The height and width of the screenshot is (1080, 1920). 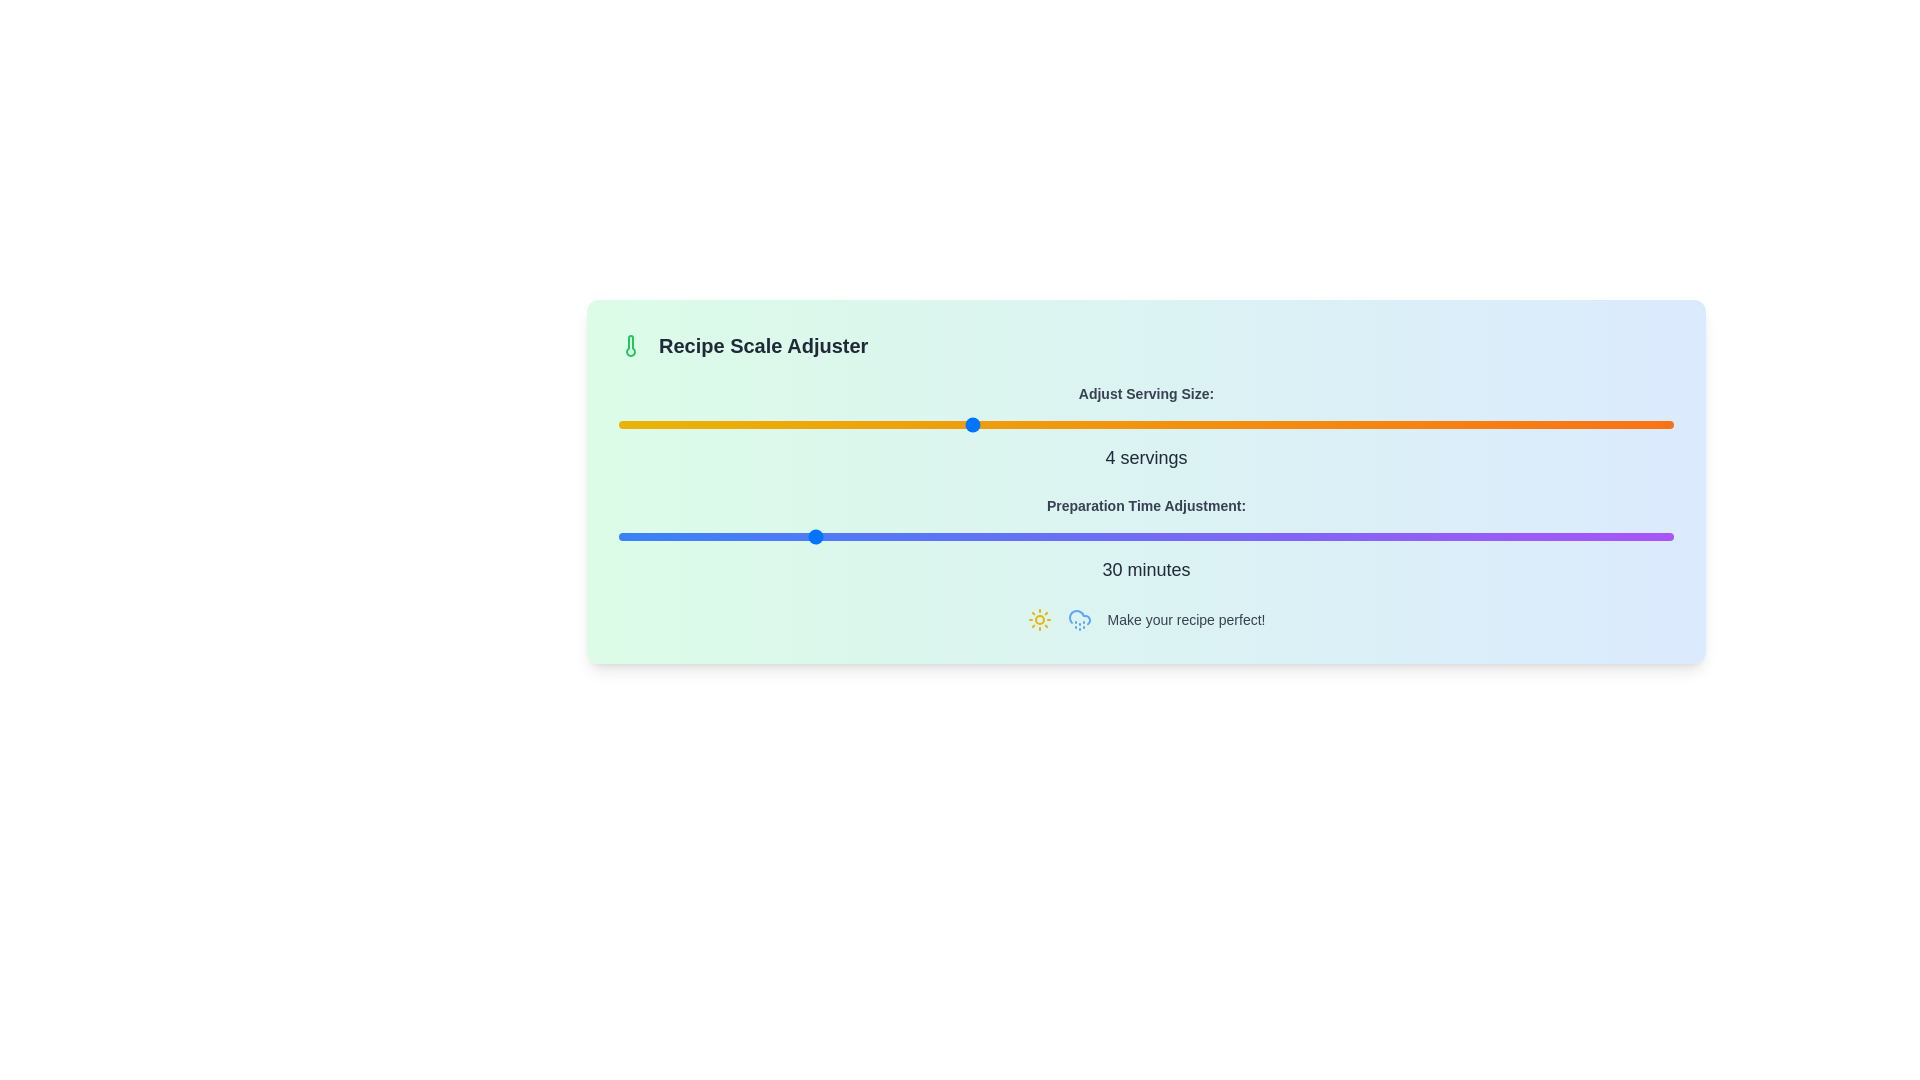 What do you see at coordinates (1357, 535) in the screenshot?
I see `the preparation time` at bounding box center [1357, 535].